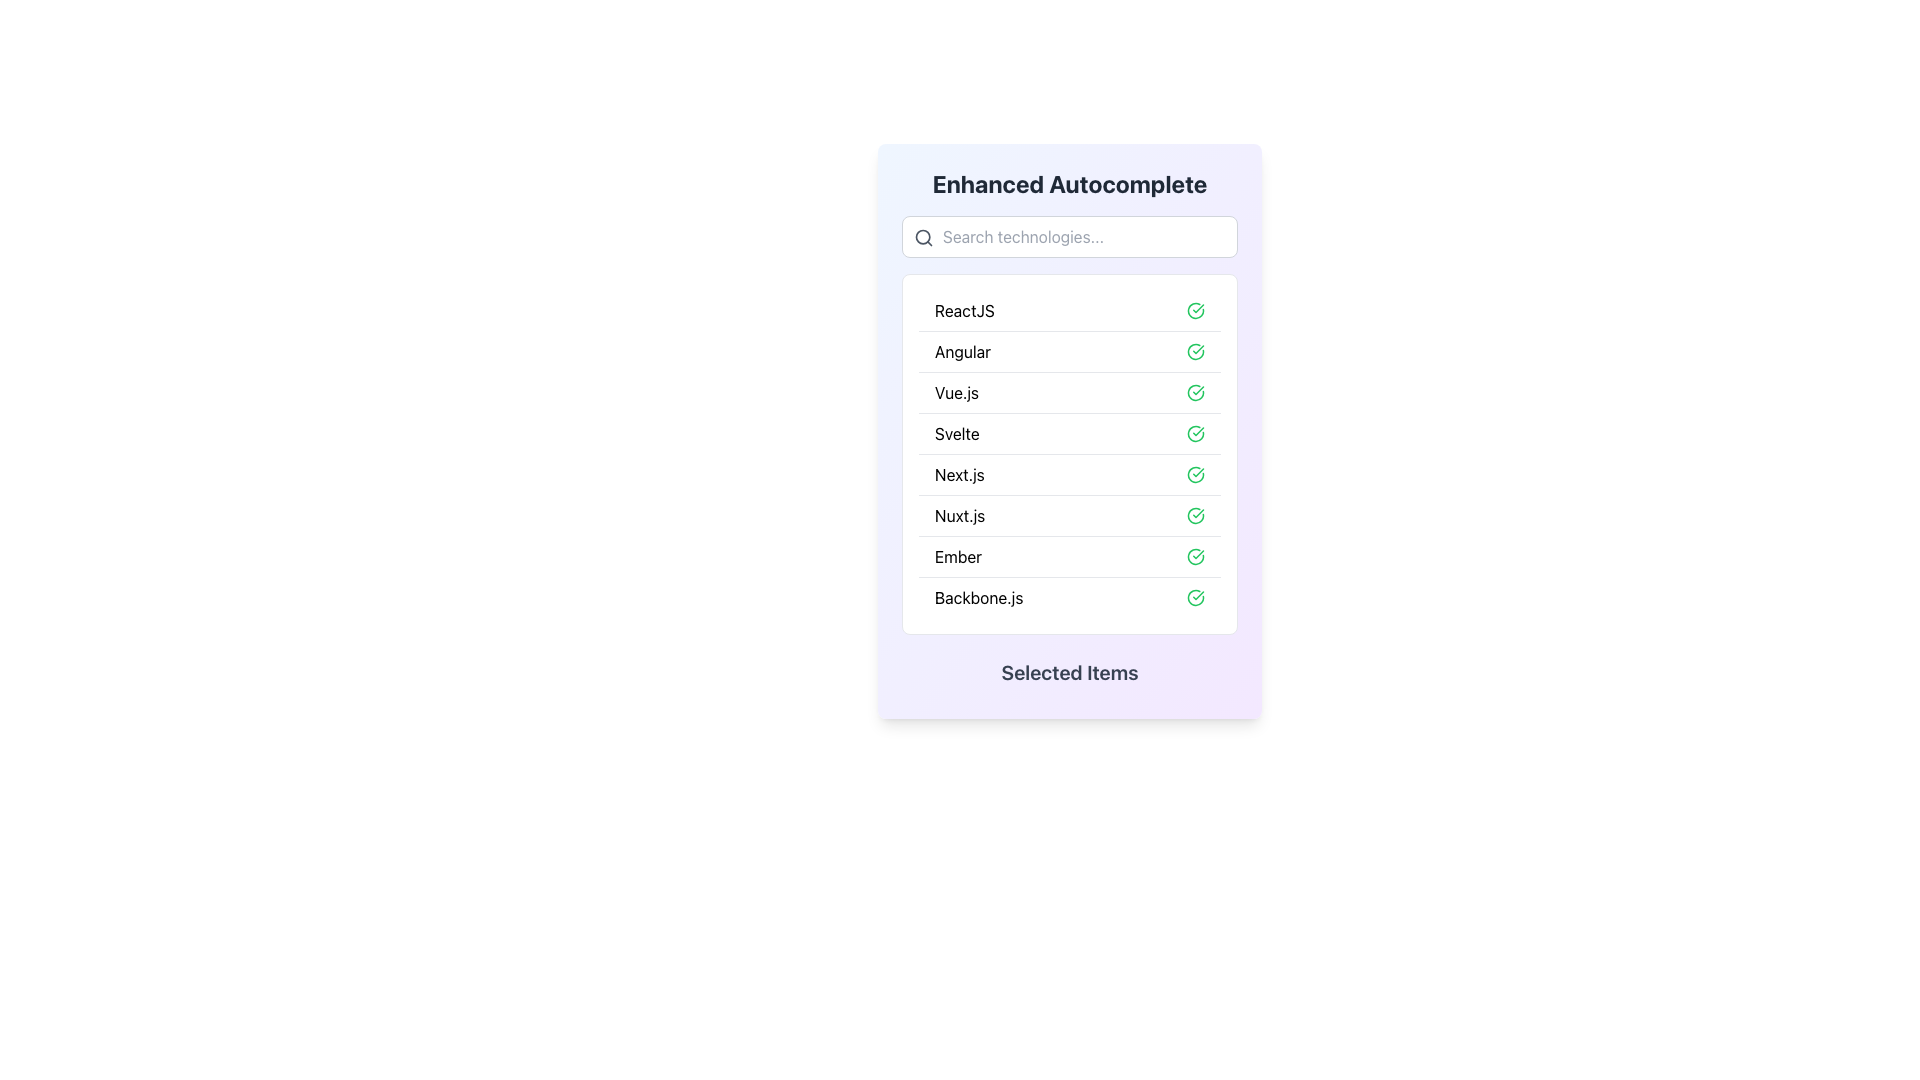 The width and height of the screenshot is (1920, 1080). What do you see at coordinates (923, 237) in the screenshot?
I see `the search icon located at the top-left corner of the input box that prompts for search queries` at bounding box center [923, 237].